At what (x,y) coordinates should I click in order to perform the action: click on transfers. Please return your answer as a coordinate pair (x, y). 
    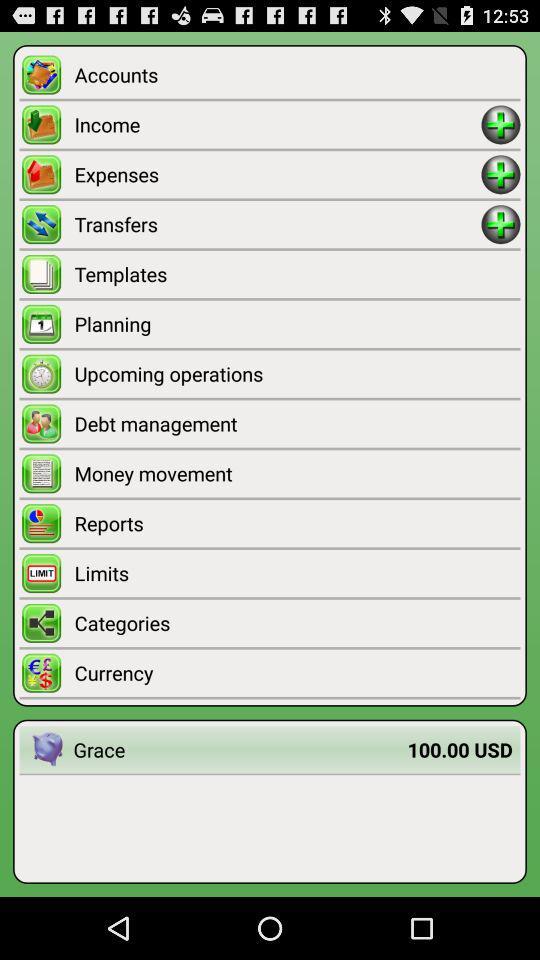
    Looking at the image, I should click on (500, 224).